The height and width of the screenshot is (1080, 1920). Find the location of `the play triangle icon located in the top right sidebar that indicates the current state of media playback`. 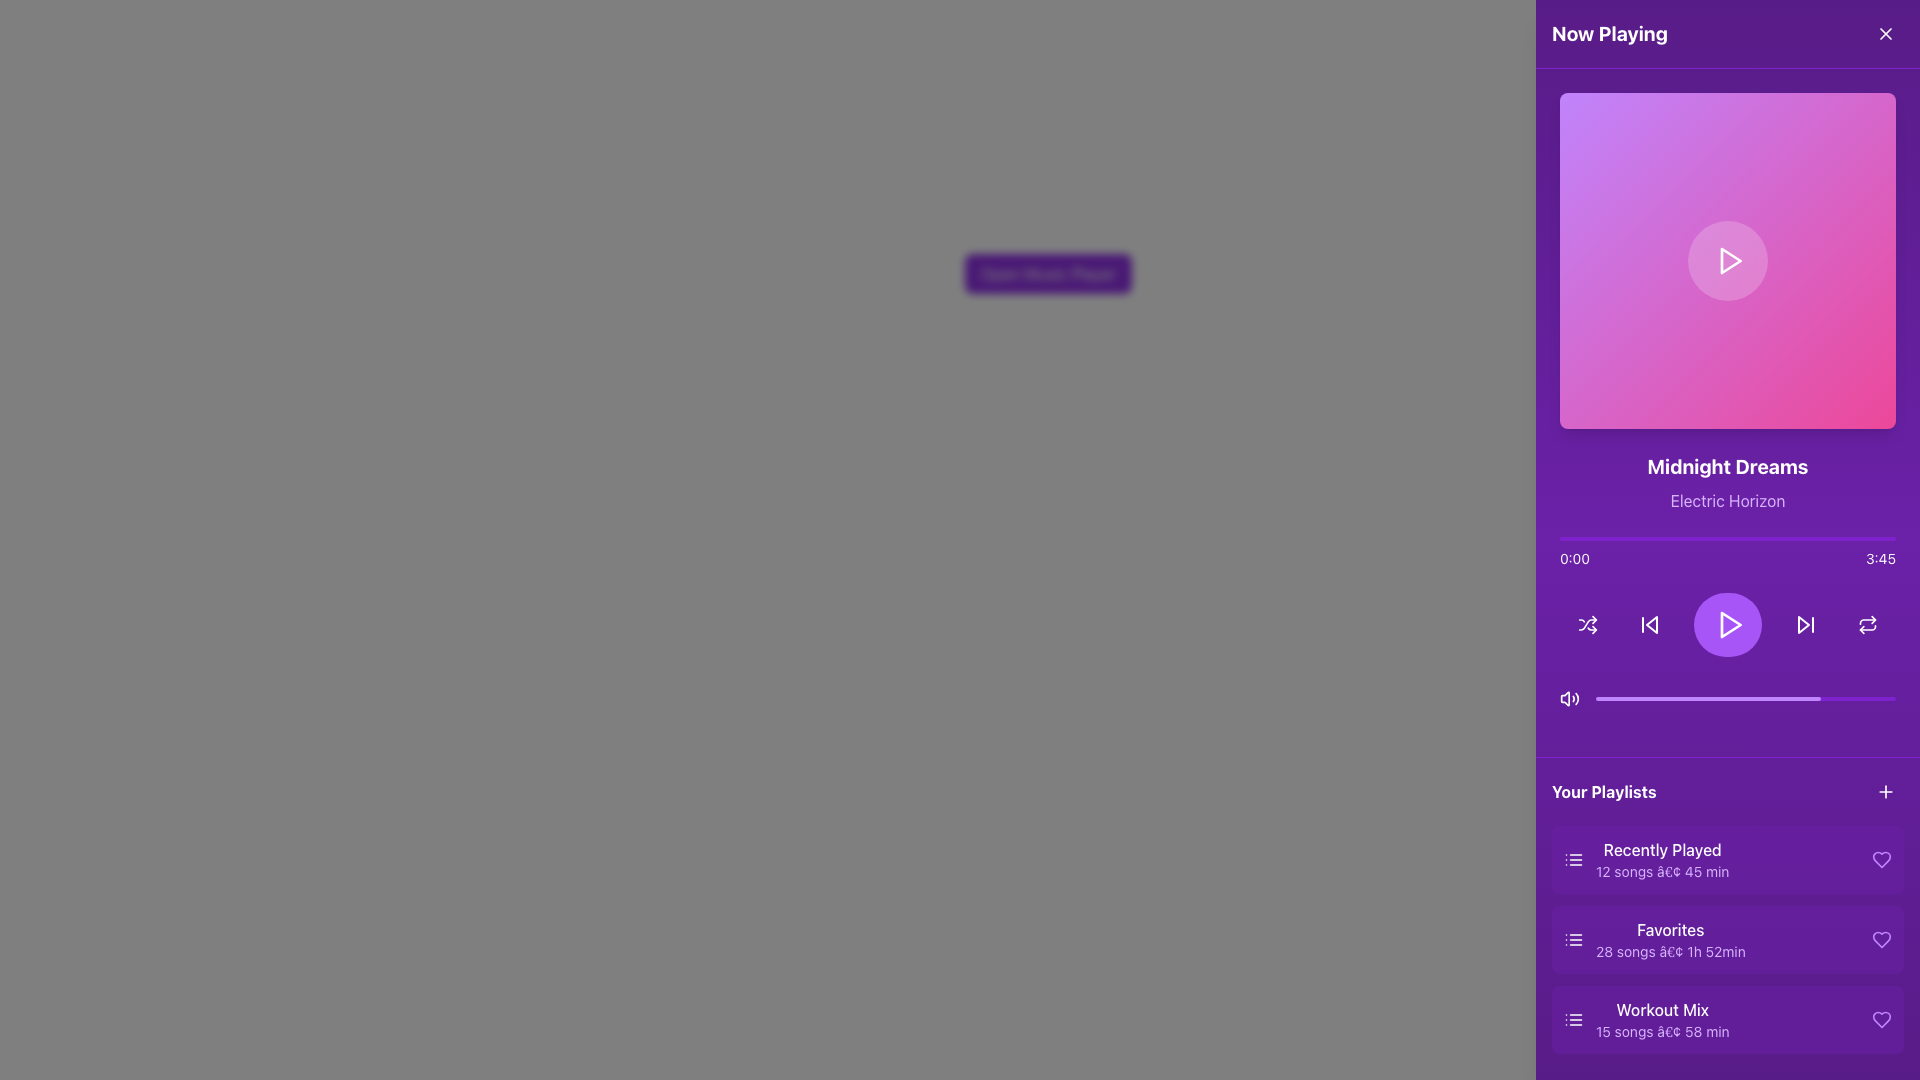

the play triangle icon located in the top right sidebar that indicates the current state of media playback is located at coordinates (1730, 260).